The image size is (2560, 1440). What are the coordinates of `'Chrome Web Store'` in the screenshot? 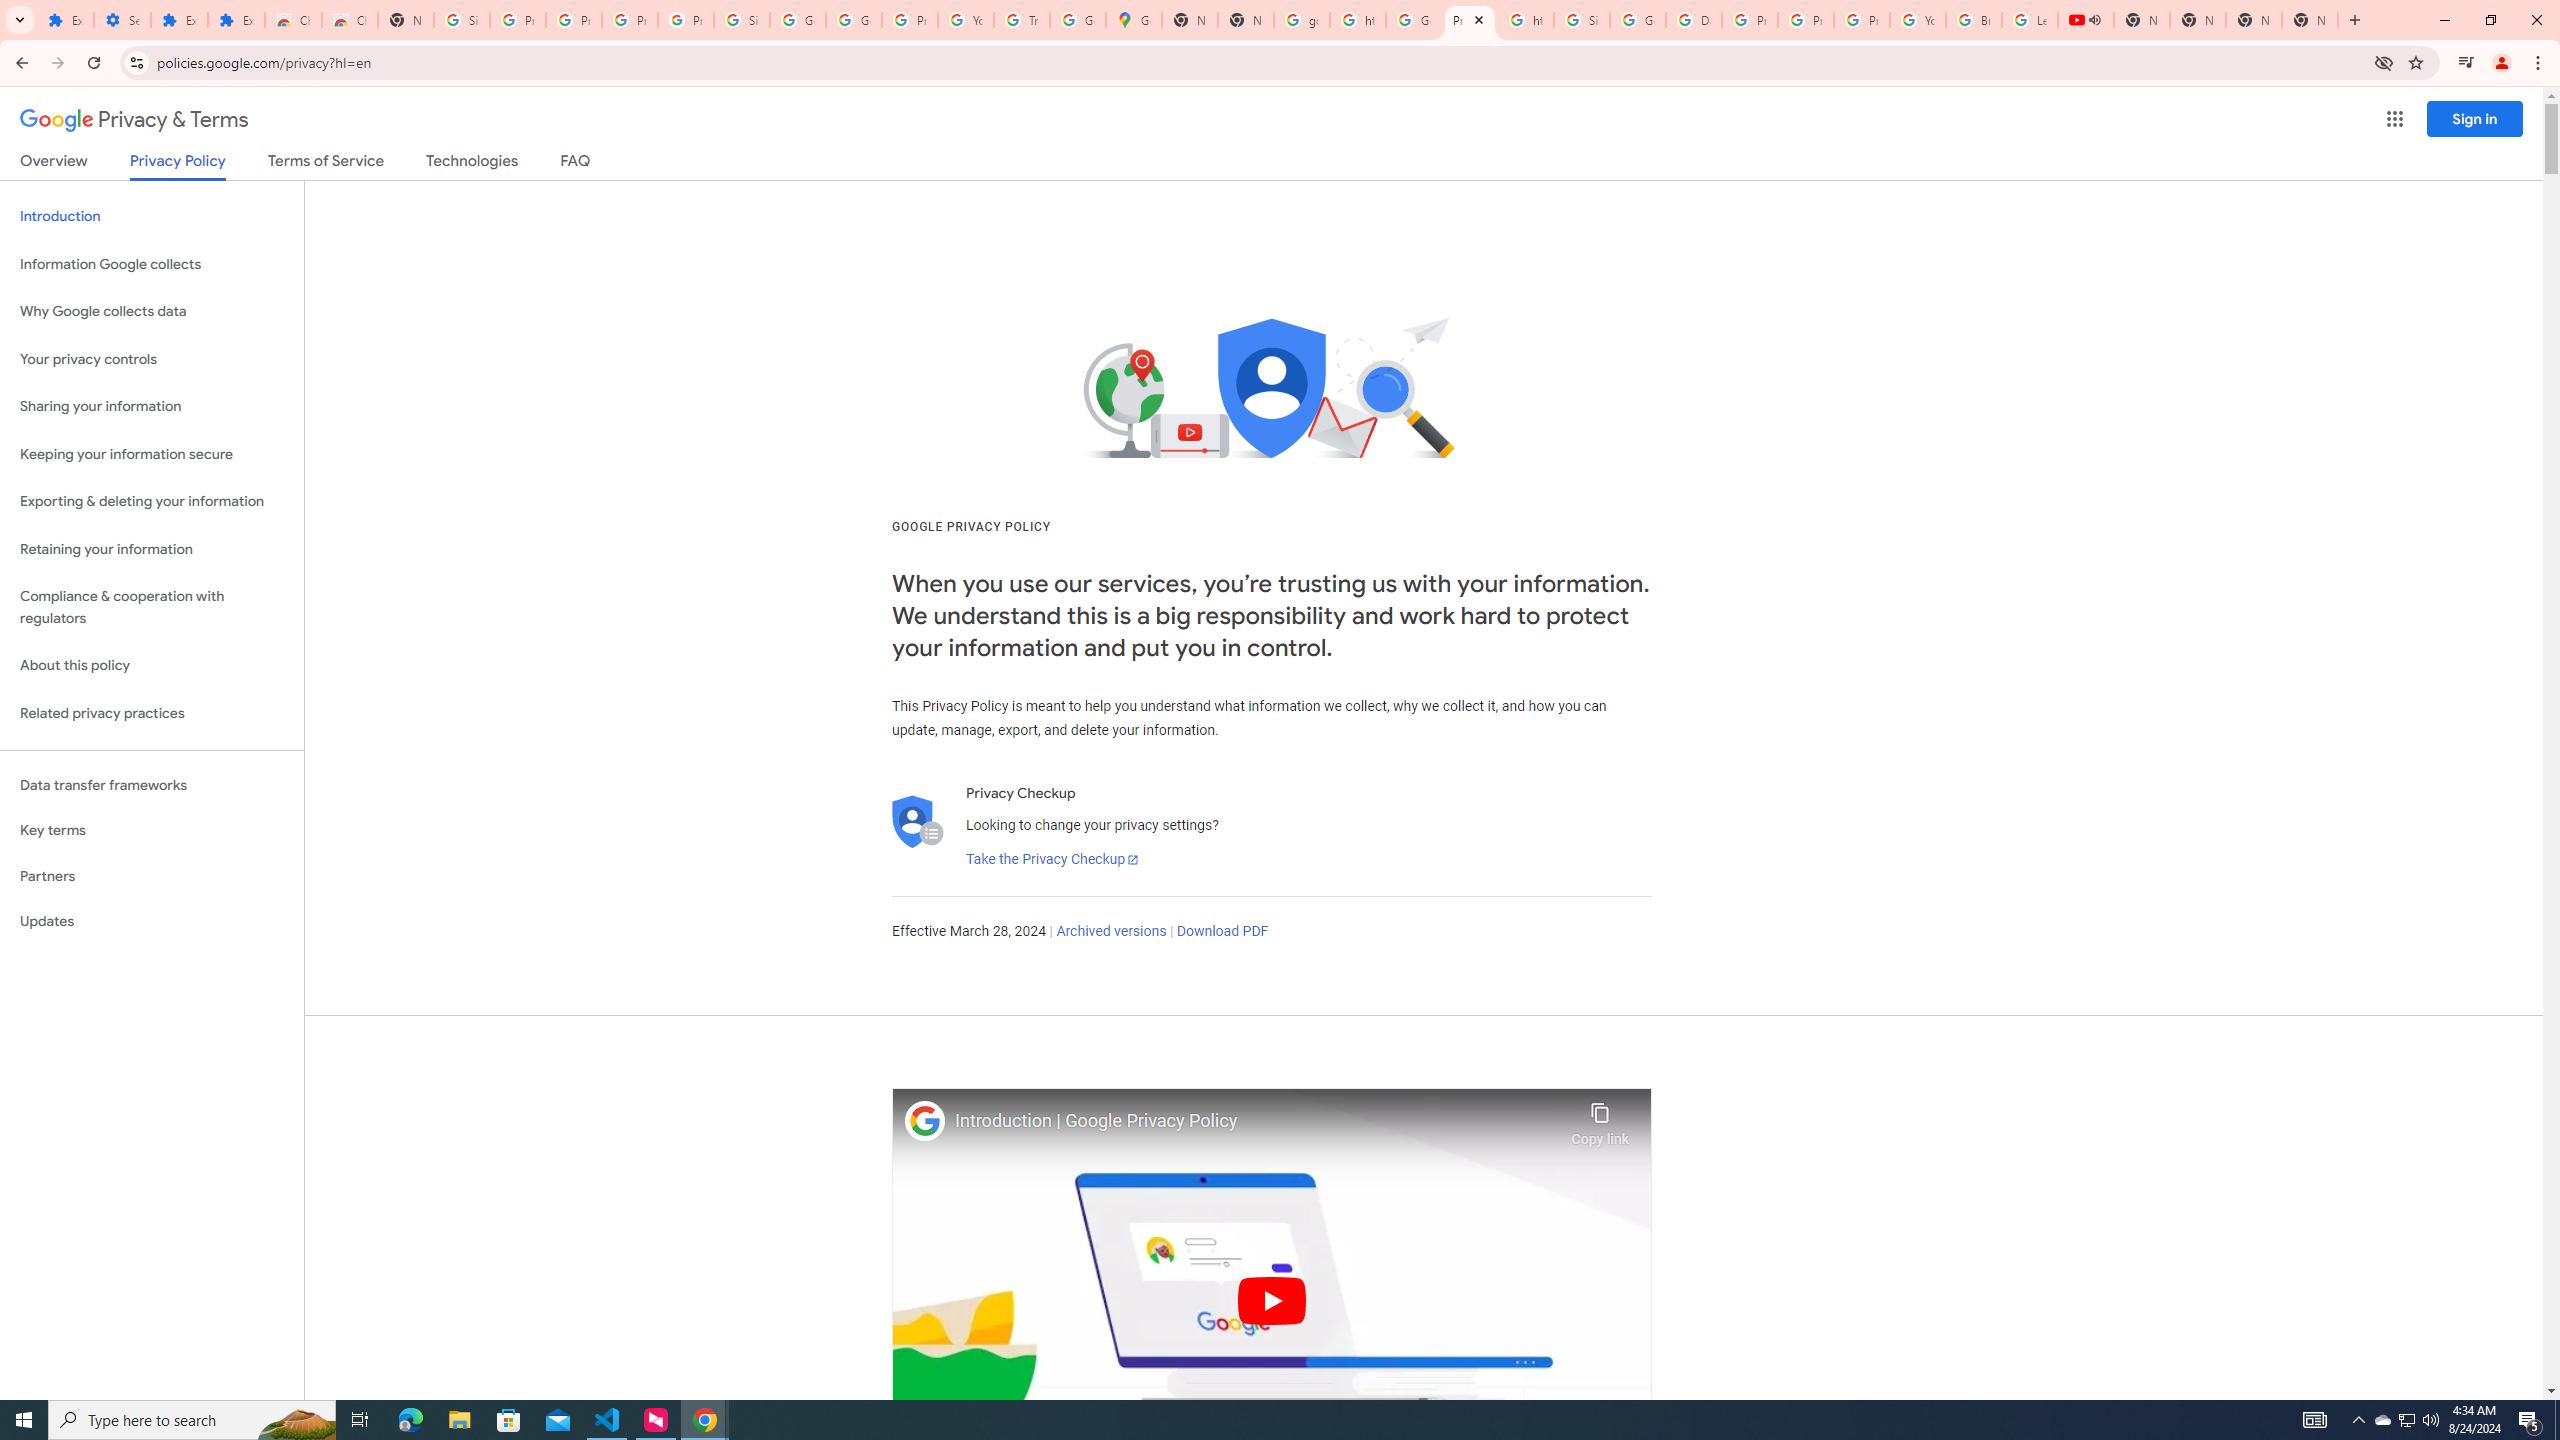 It's located at (293, 19).